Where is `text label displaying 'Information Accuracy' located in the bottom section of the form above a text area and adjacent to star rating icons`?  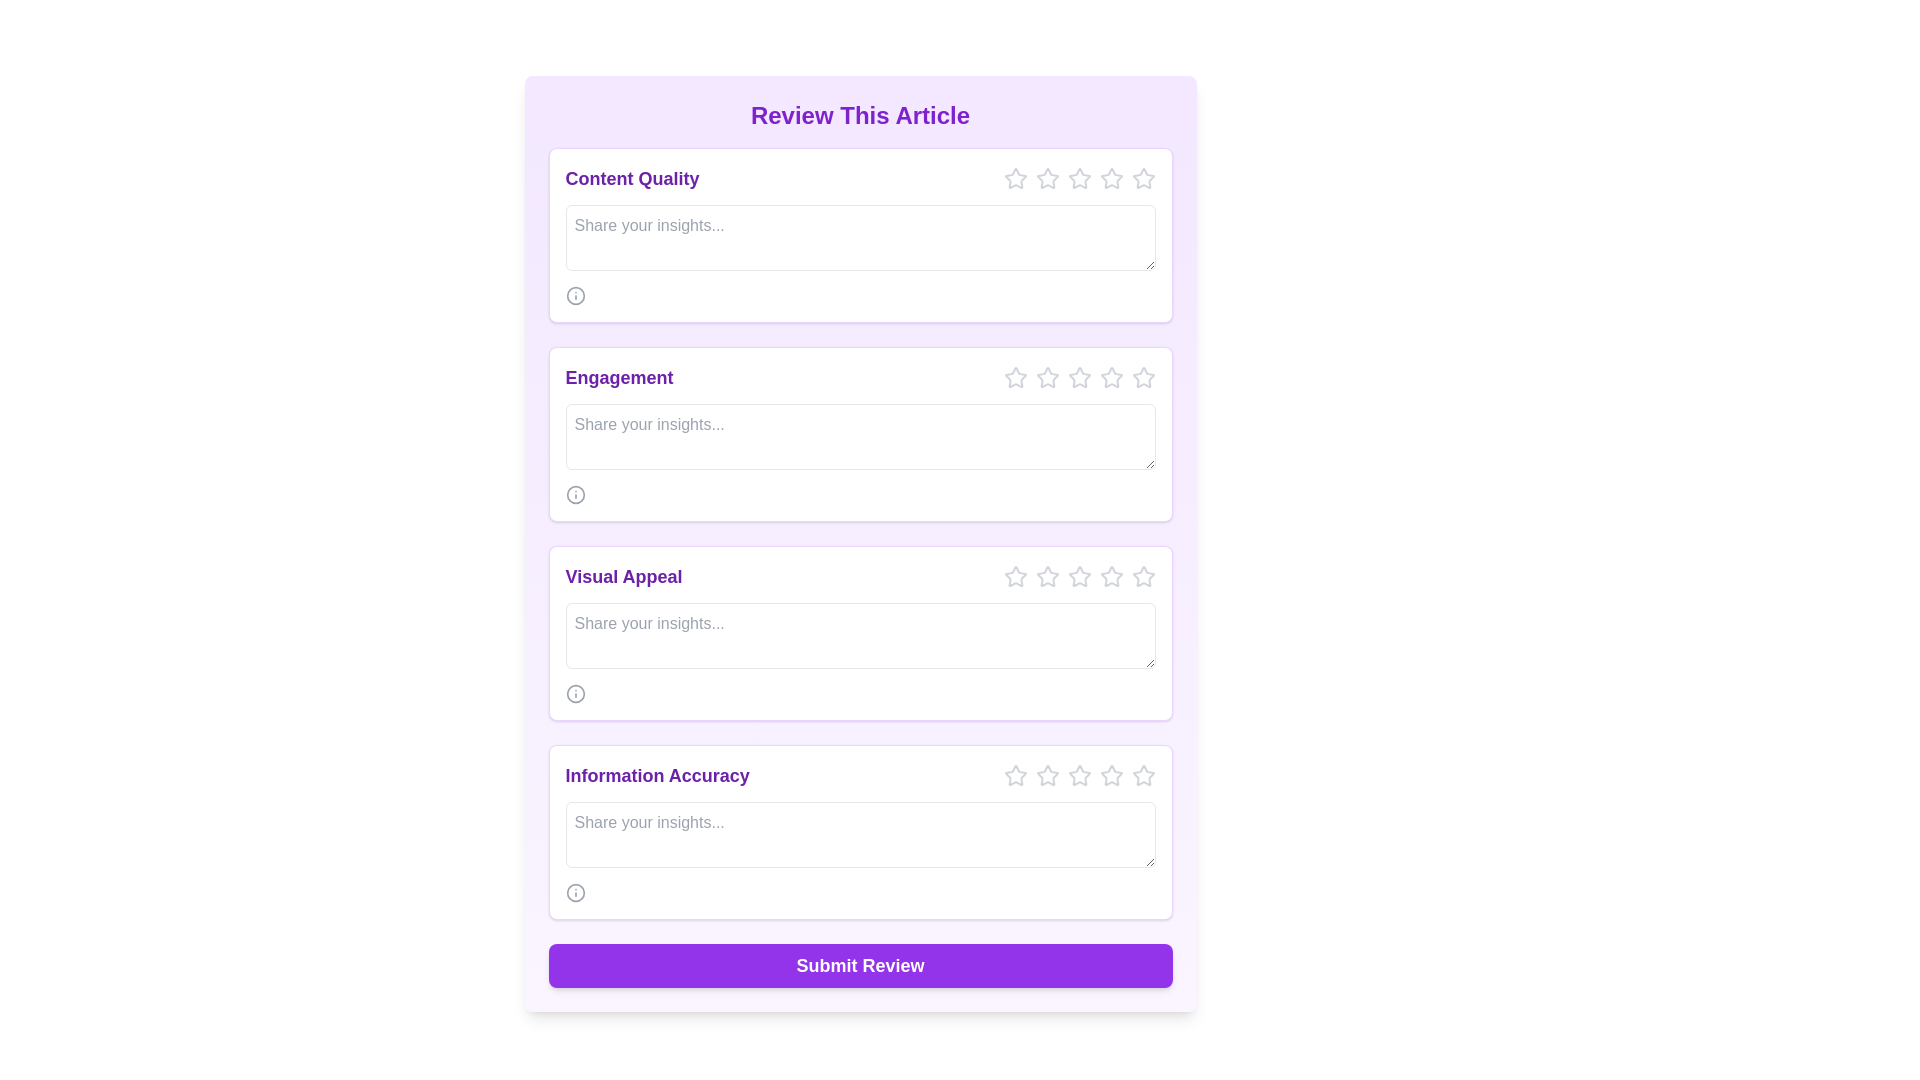
text label displaying 'Information Accuracy' located in the bottom section of the form above a text area and adjacent to star rating icons is located at coordinates (657, 774).